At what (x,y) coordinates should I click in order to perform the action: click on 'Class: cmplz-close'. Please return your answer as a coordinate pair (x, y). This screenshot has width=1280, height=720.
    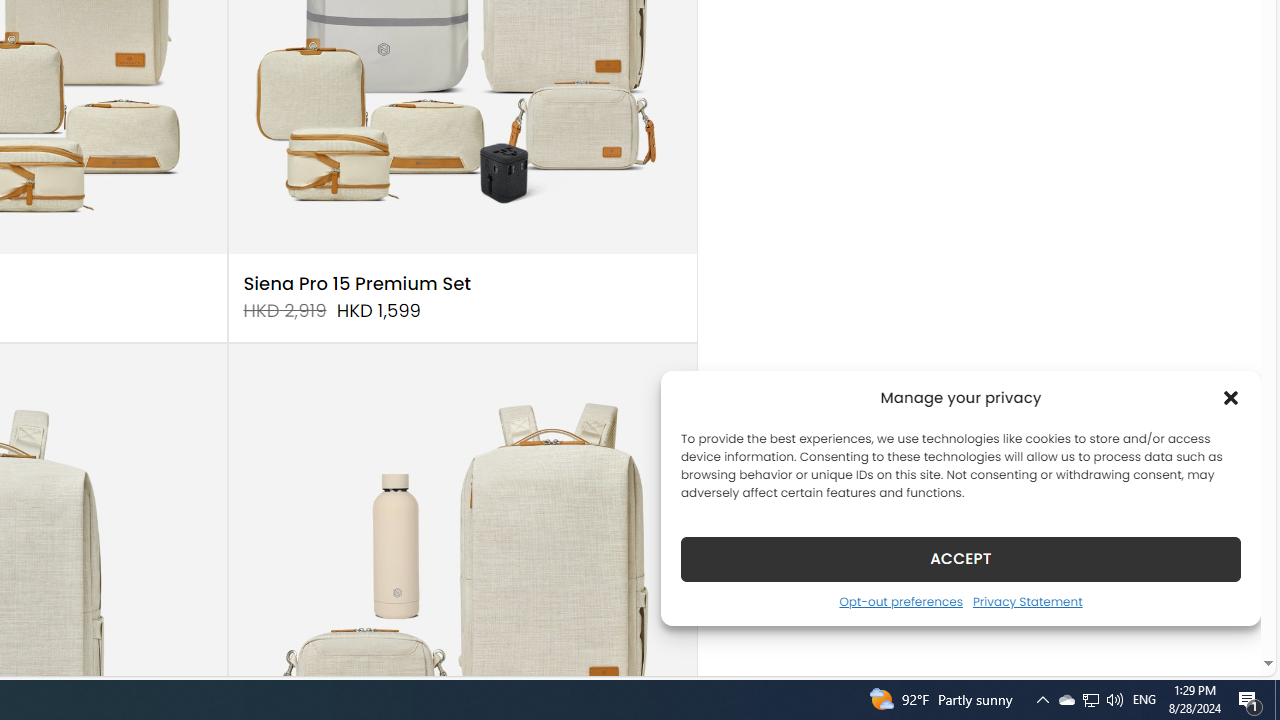
    Looking at the image, I should click on (1230, 397).